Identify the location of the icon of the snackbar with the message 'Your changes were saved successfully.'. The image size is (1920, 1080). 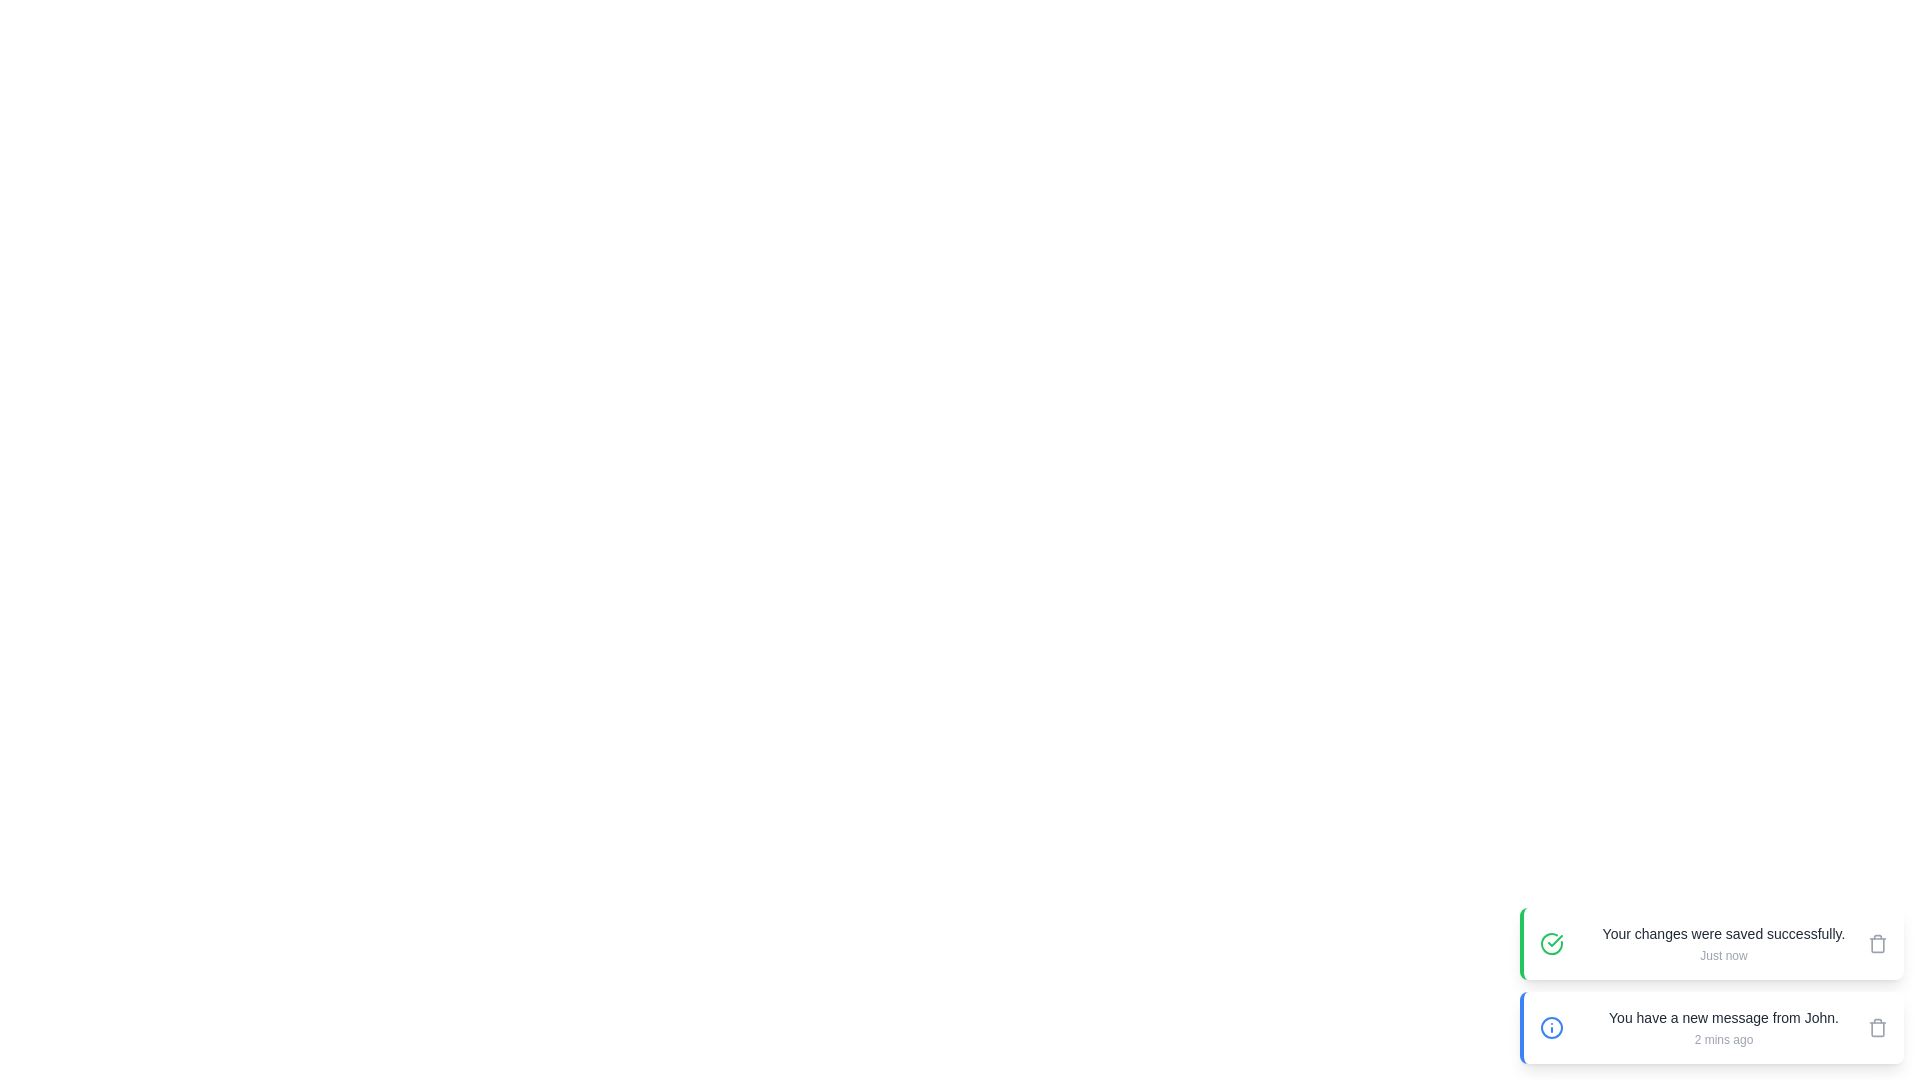
(1550, 944).